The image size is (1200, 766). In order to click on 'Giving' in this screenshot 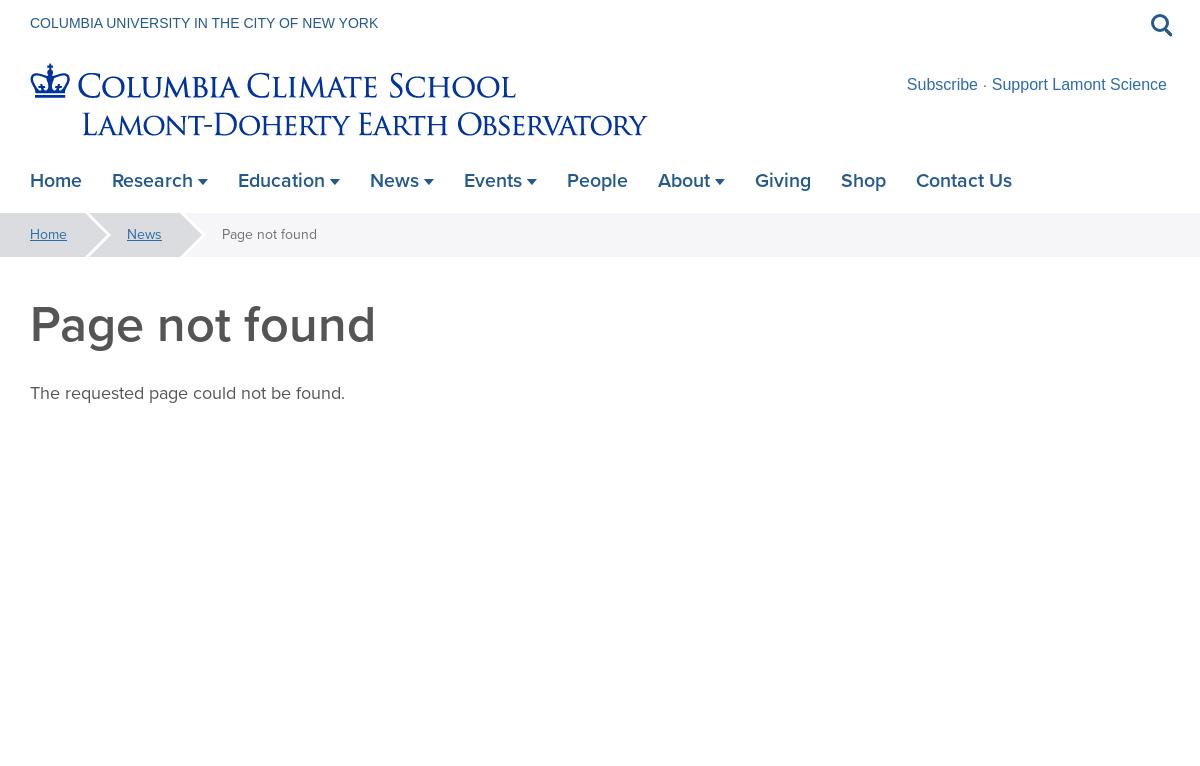, I will do `click(782, 179)`.